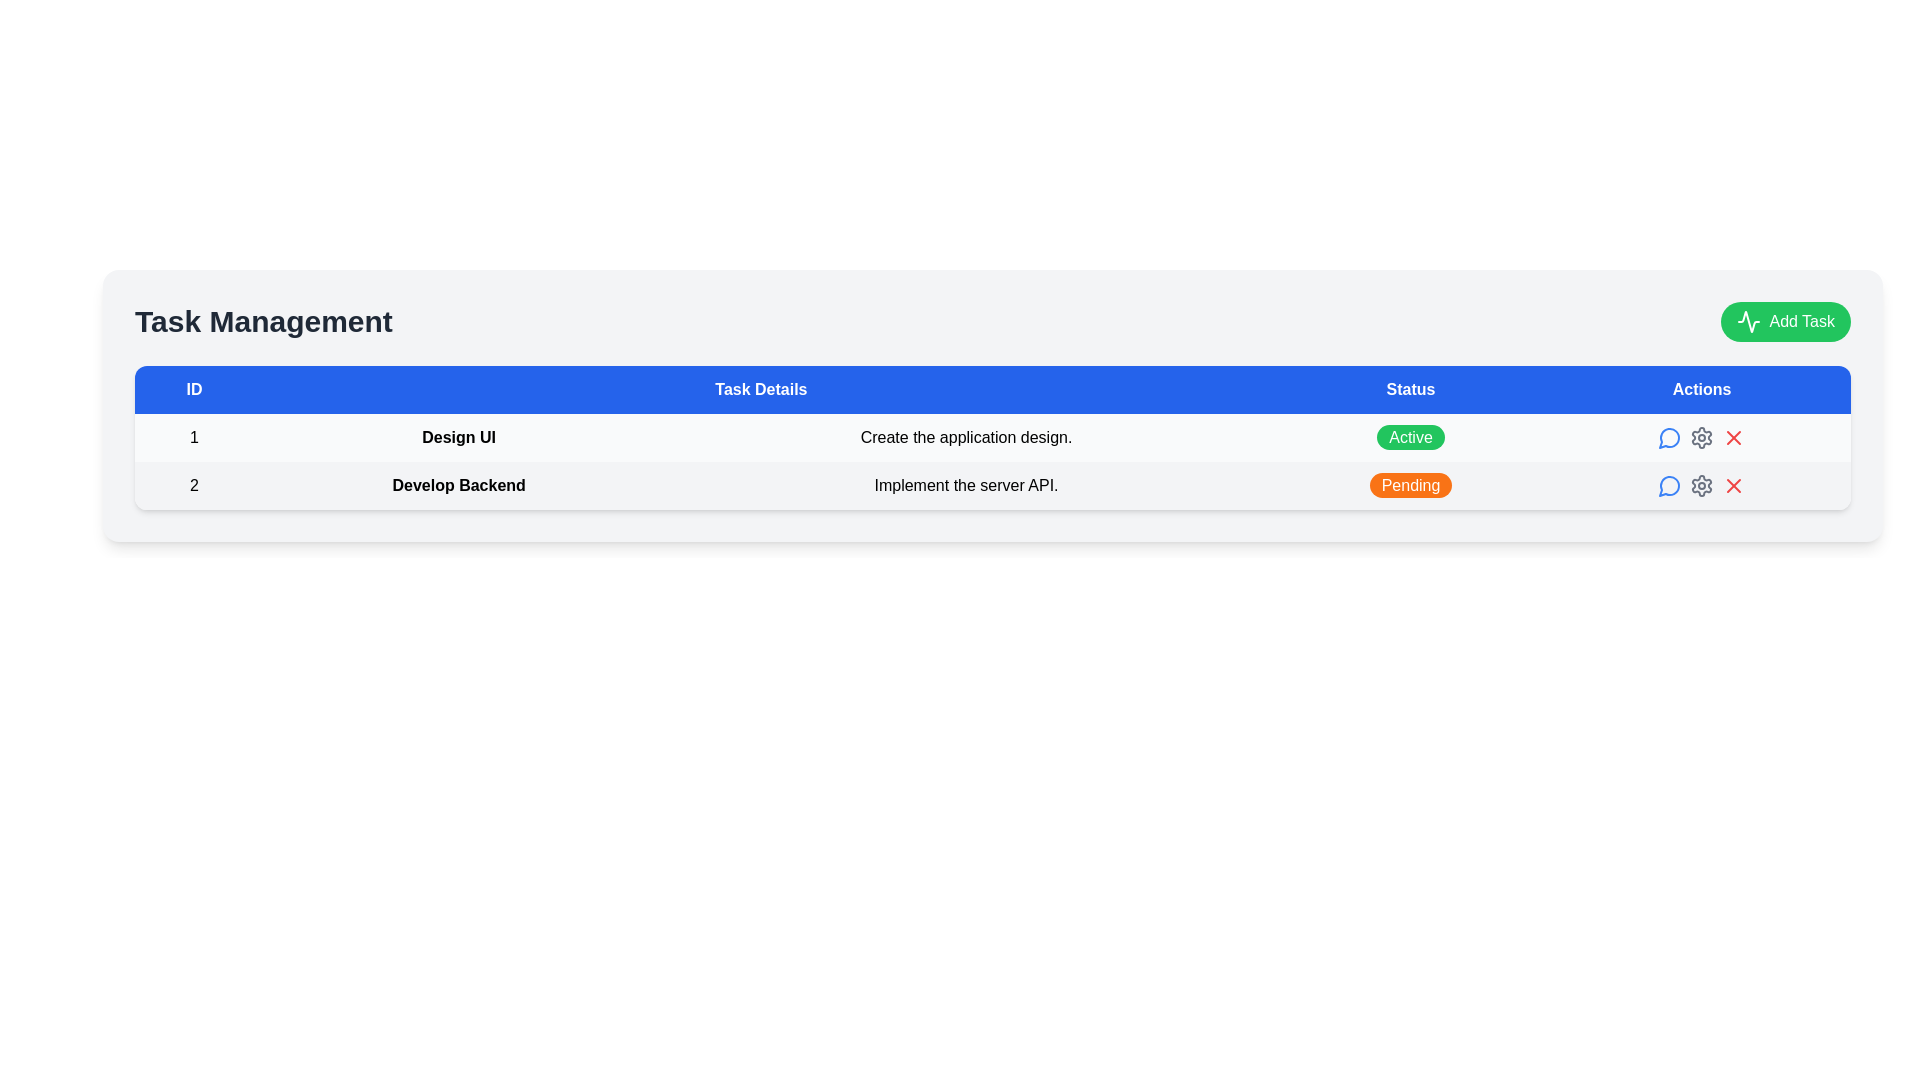  What do you see at coordinates (1701, 437) in the screenshot?
I see `the Settings icon button, which is a gear-shaped gray icon located to the right of the comment bubble icon and to the left of the red delete icon in the action section of the 'Develop Backend' task` at bounding box center [1701, 437].